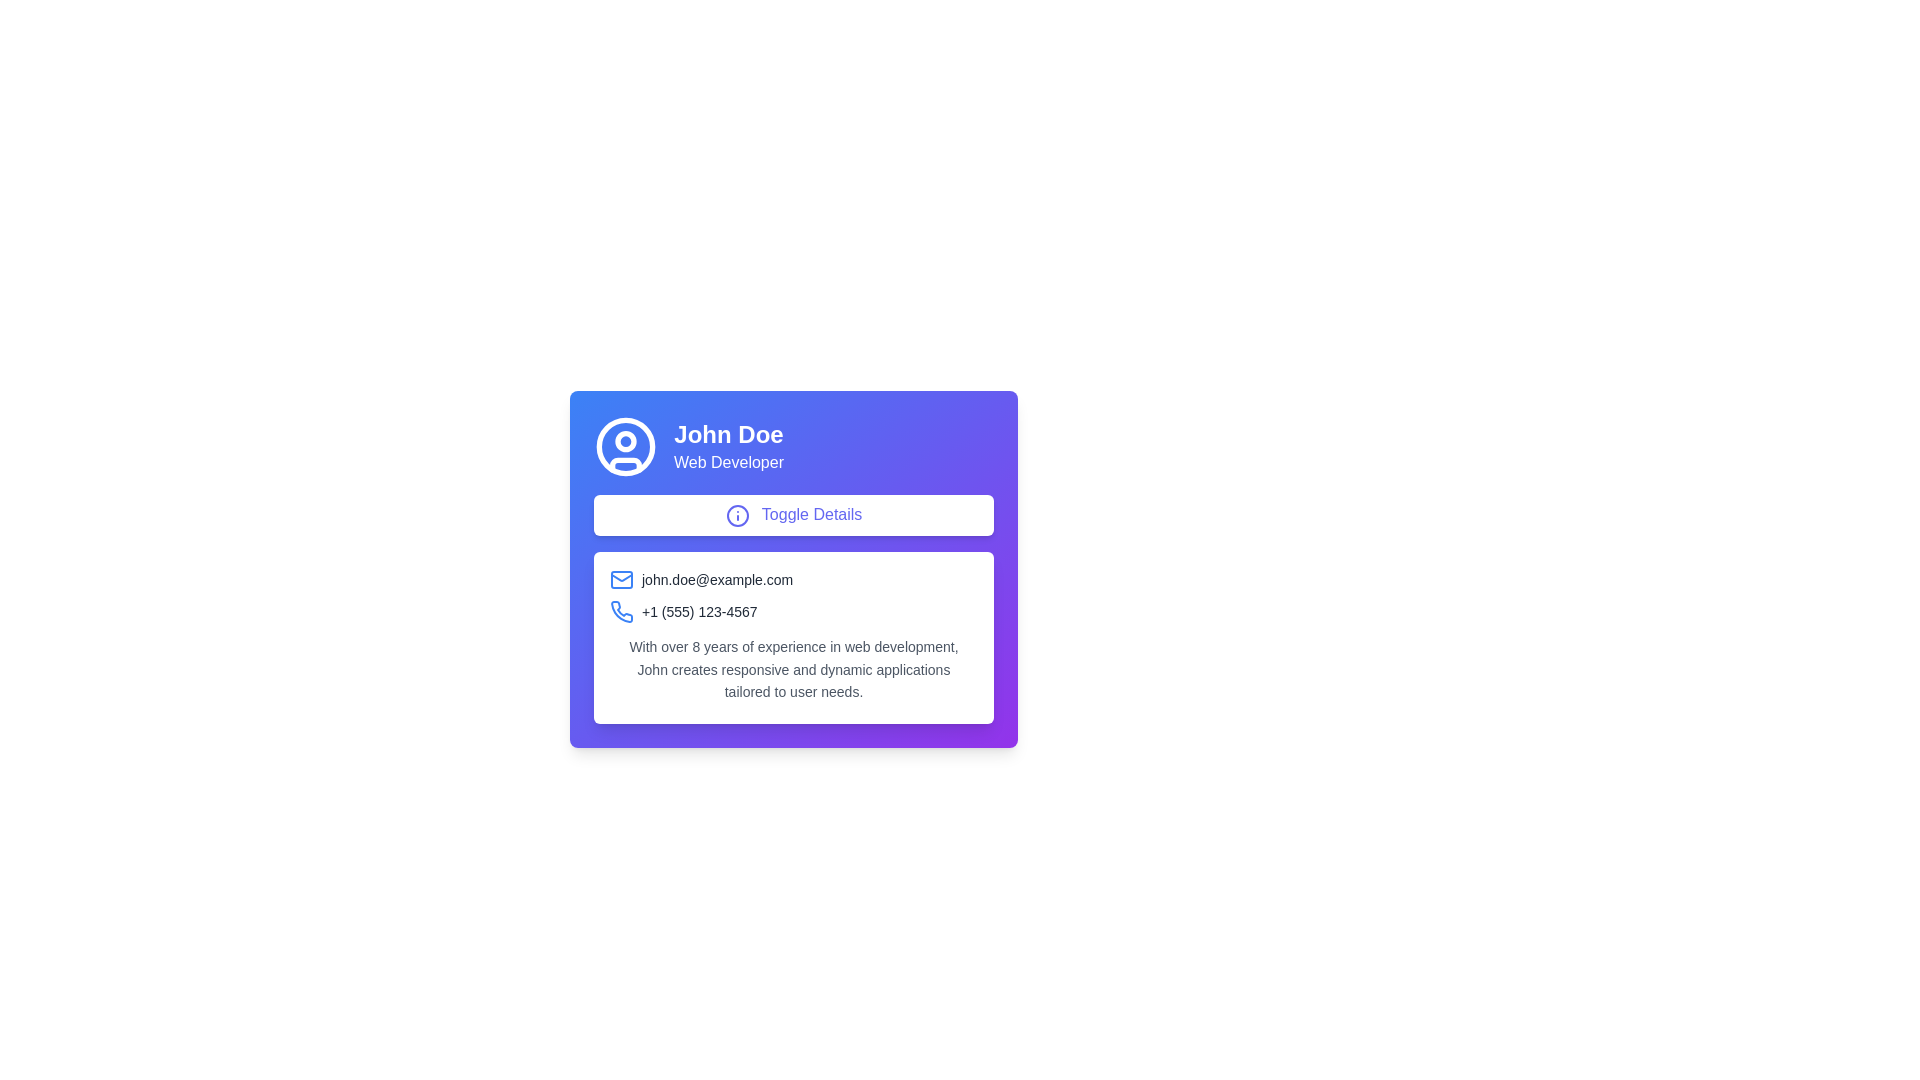 The width and height of the screenshot is (1920, 1080). Describe the element at coordinates (624, 446) in the screenshot. I see `the circular user icon graphic with white outlines on a blue background located in the top-left corner of the user information card, adjacent to the name 'John Doe' and role 'Web Developer'` at that location.